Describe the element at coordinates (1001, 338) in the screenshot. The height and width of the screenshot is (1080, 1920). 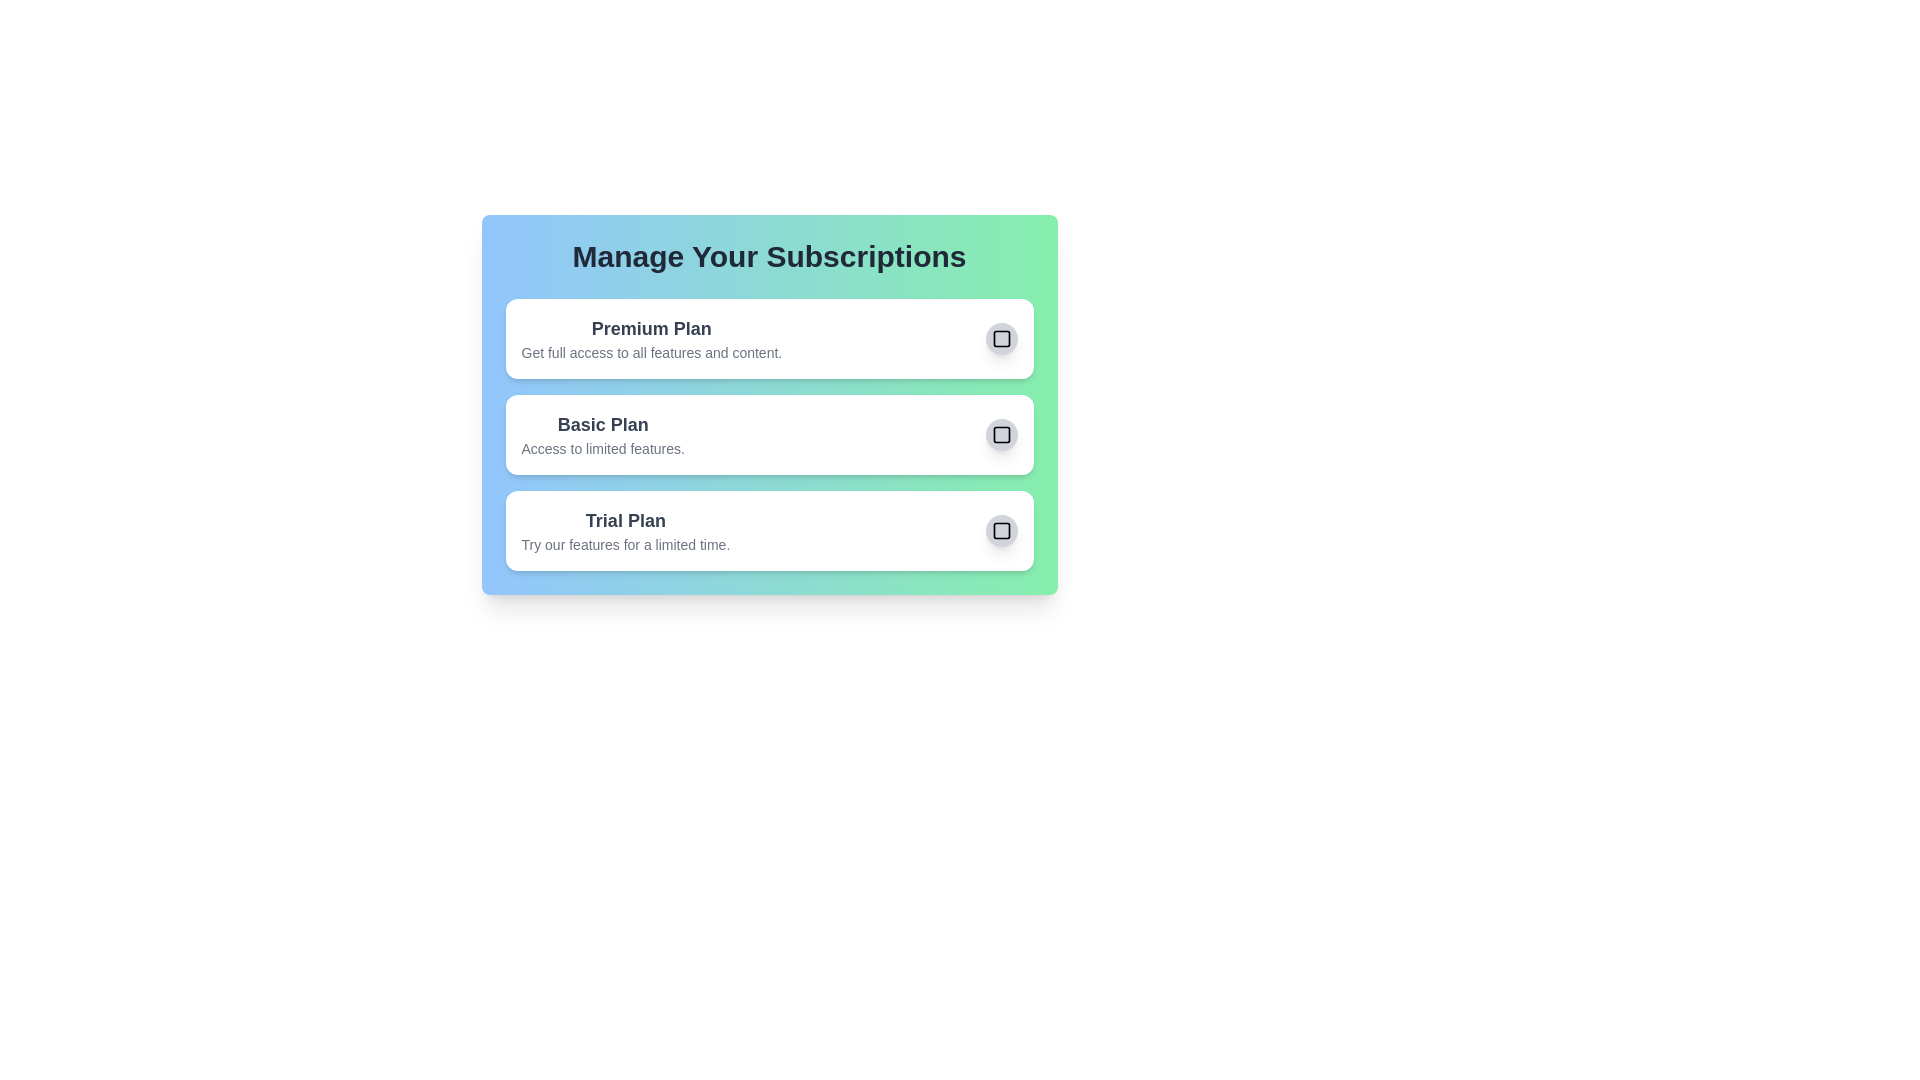
I see `the small rounded rectangle icon within the 'Premium Plan' card located at the top-right corner of the card` at that location.